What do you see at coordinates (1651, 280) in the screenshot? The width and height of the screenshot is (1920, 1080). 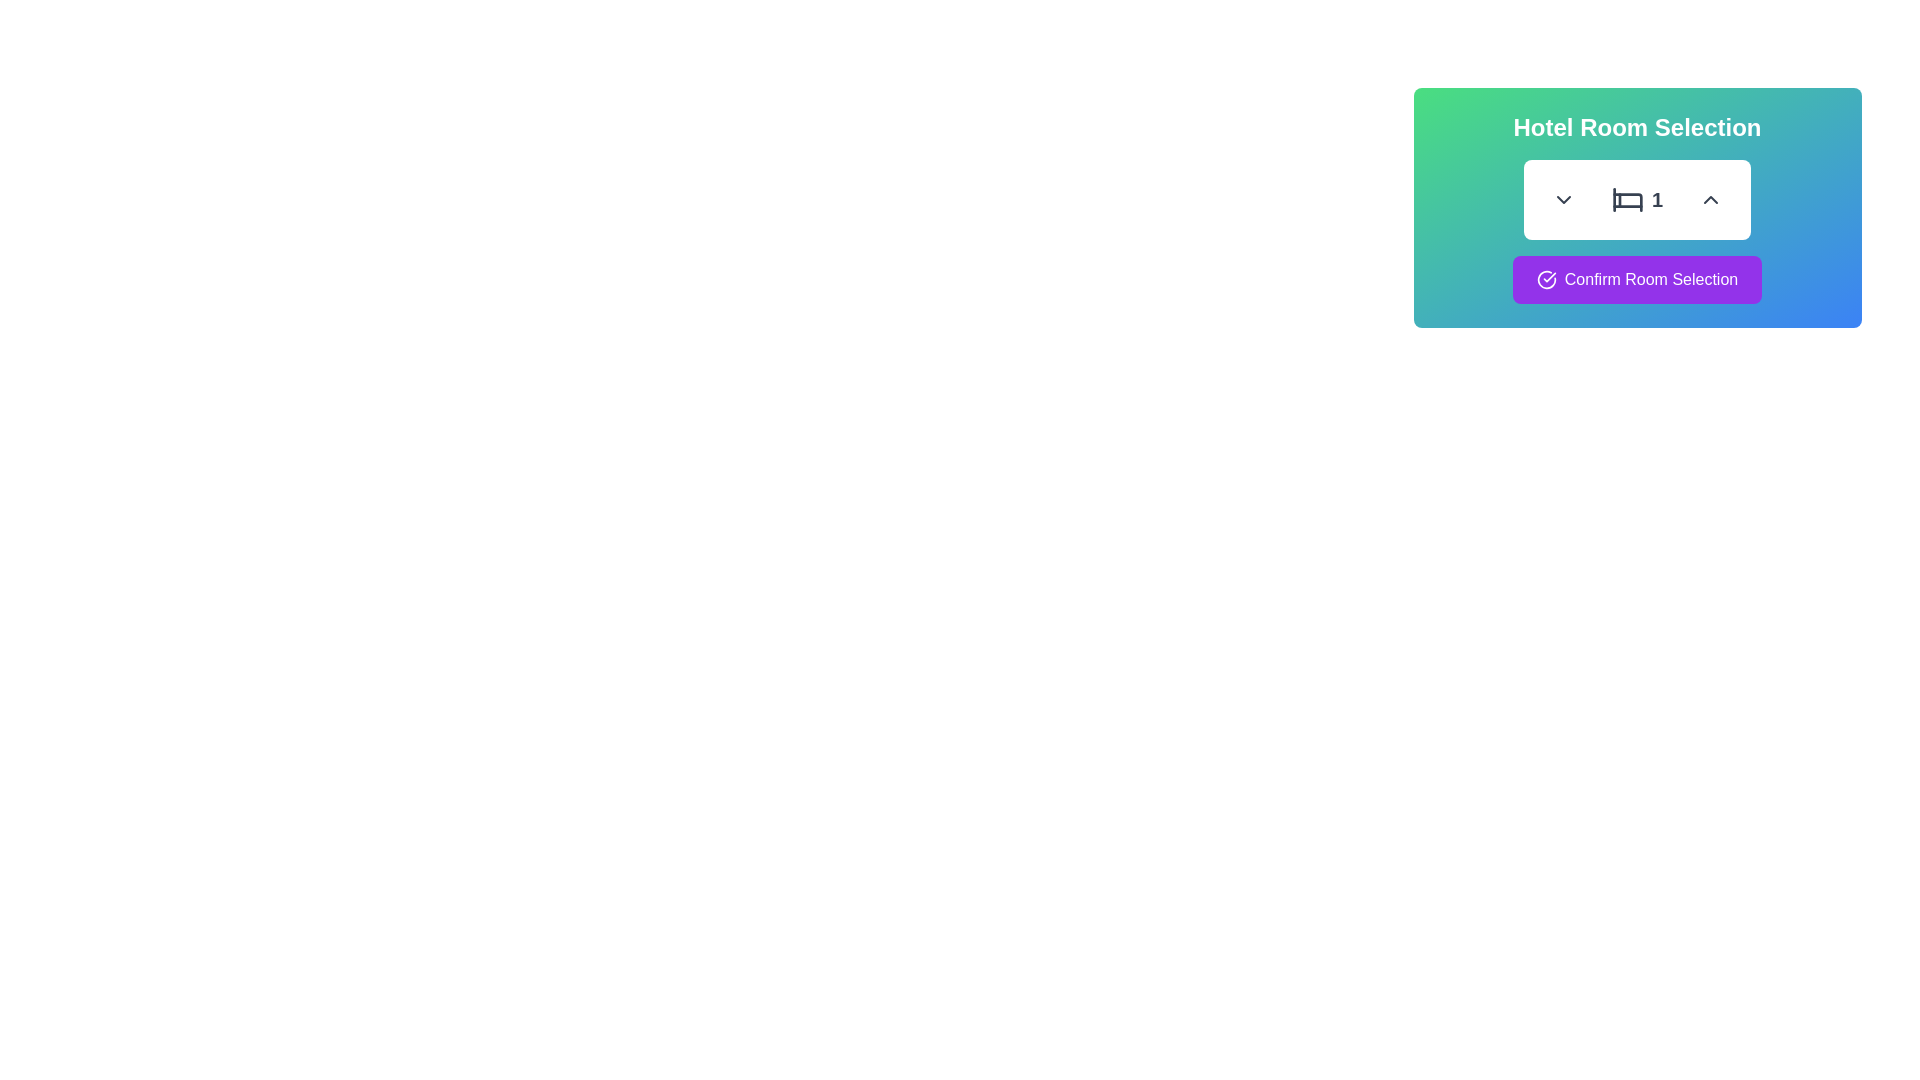 I see `the button labeled 'Confirm Room Selection' which has white text on a purple background to confirm the room selection` at bounding box center [1651, 280].